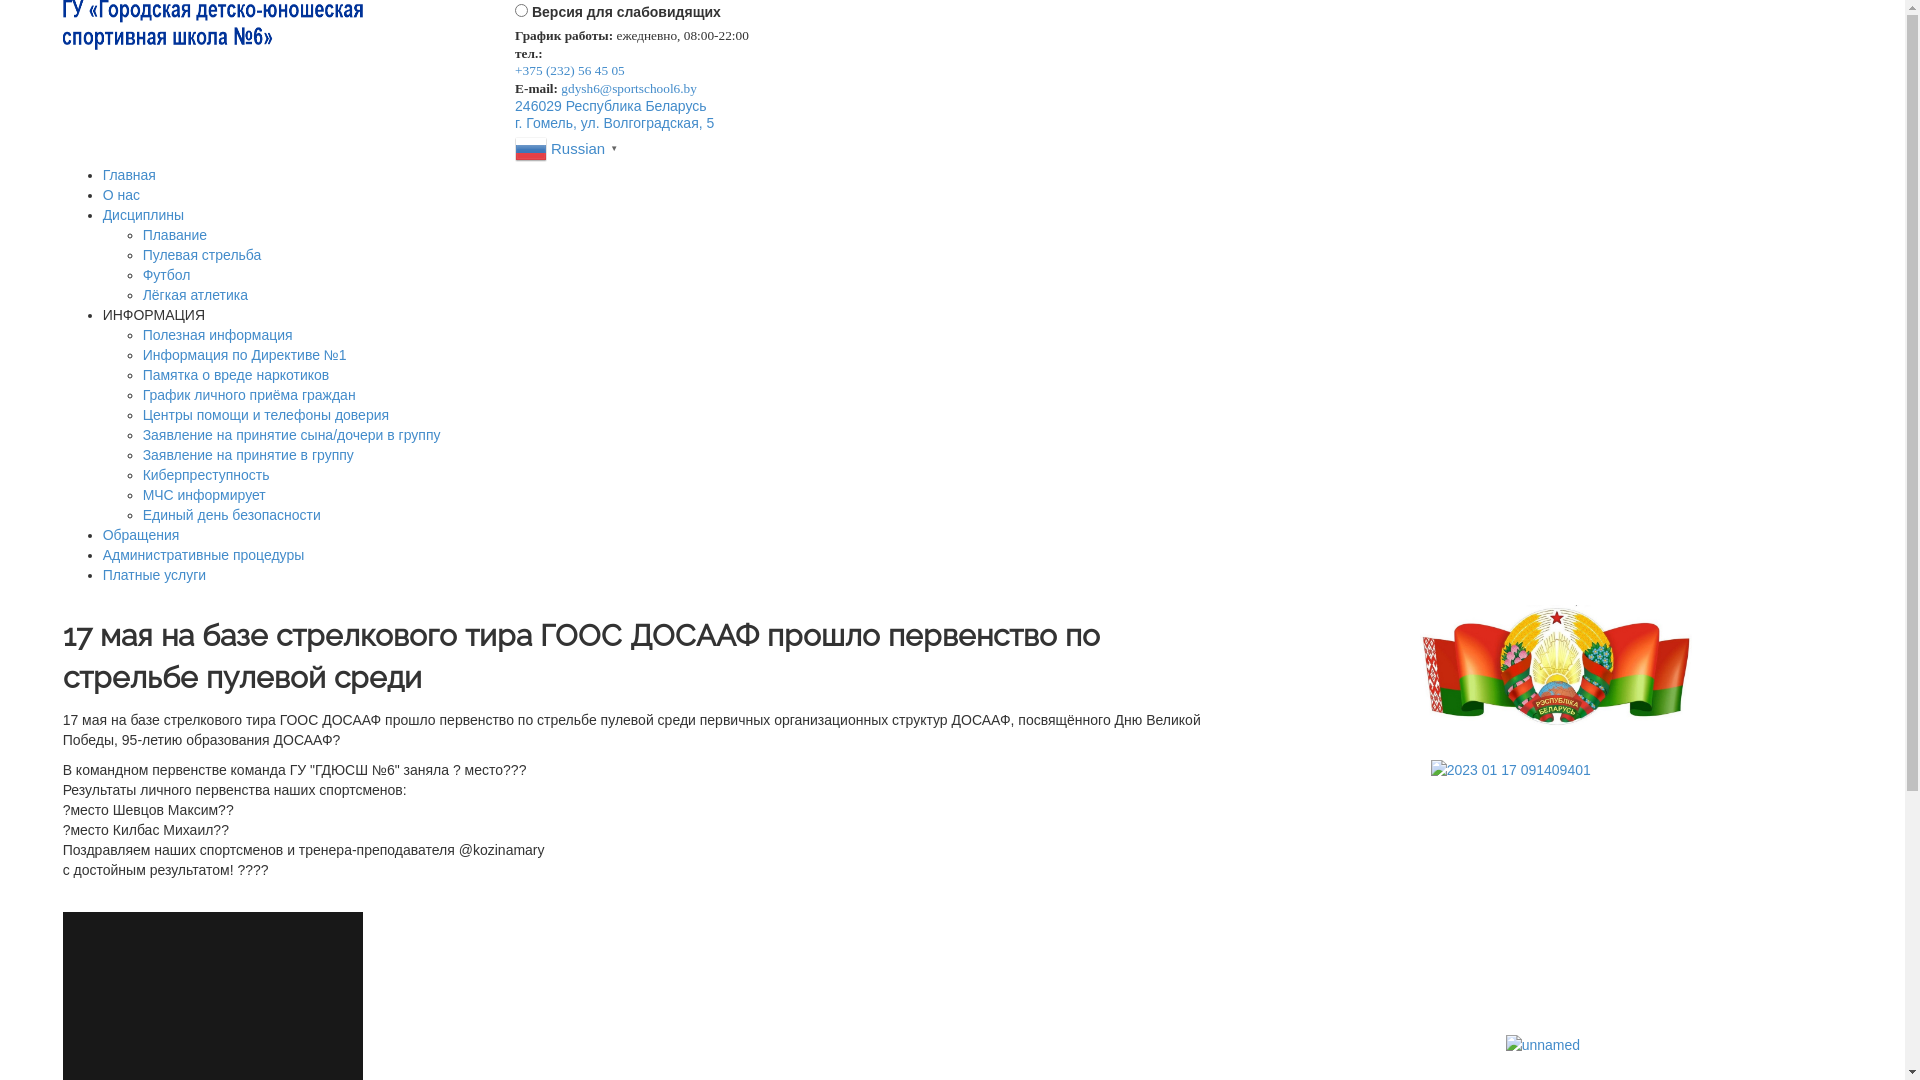  Describe the element at coordinates (569, 69) in the screenshot. I see `'+375 (232) 56 45 05'` at that location.